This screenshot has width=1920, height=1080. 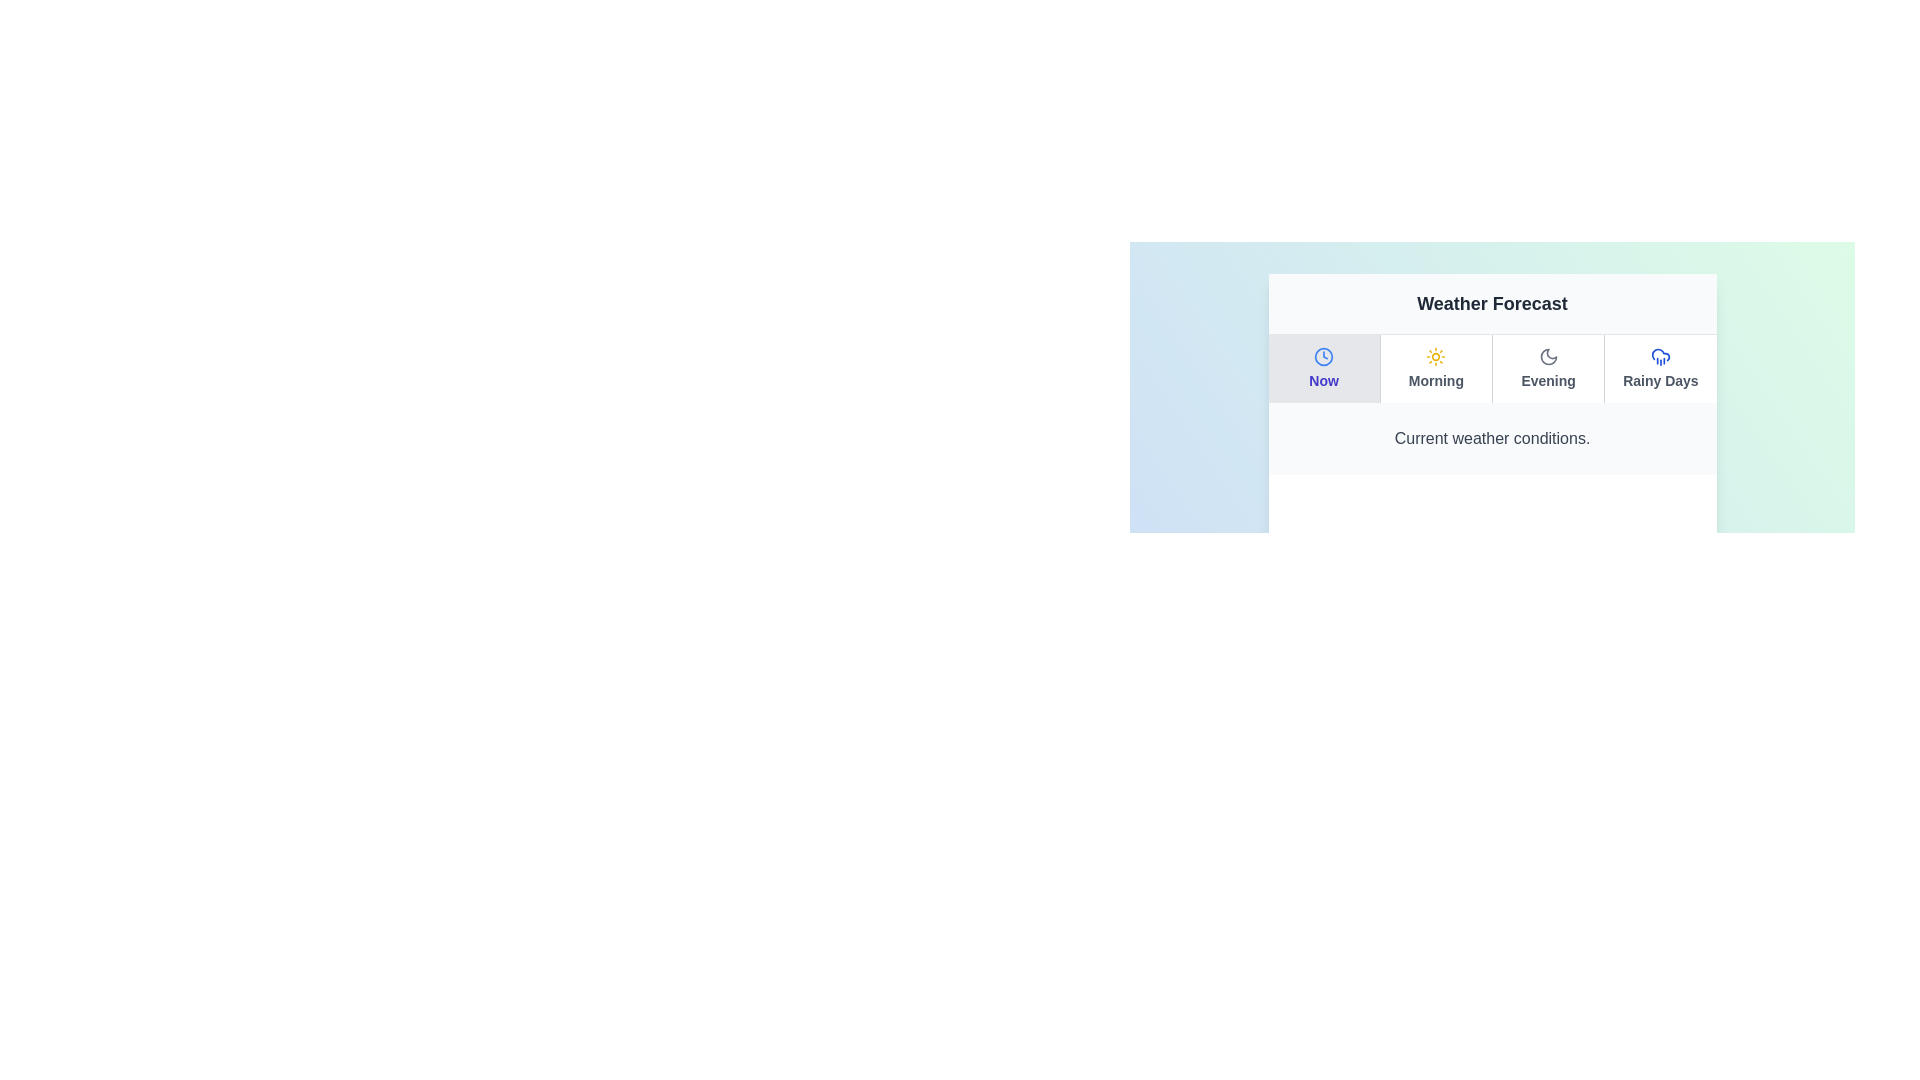 I want to click on the 'Evening' button, which features a crescent moon icon above the text, to access its associated content, so click(x=1547, y=369).